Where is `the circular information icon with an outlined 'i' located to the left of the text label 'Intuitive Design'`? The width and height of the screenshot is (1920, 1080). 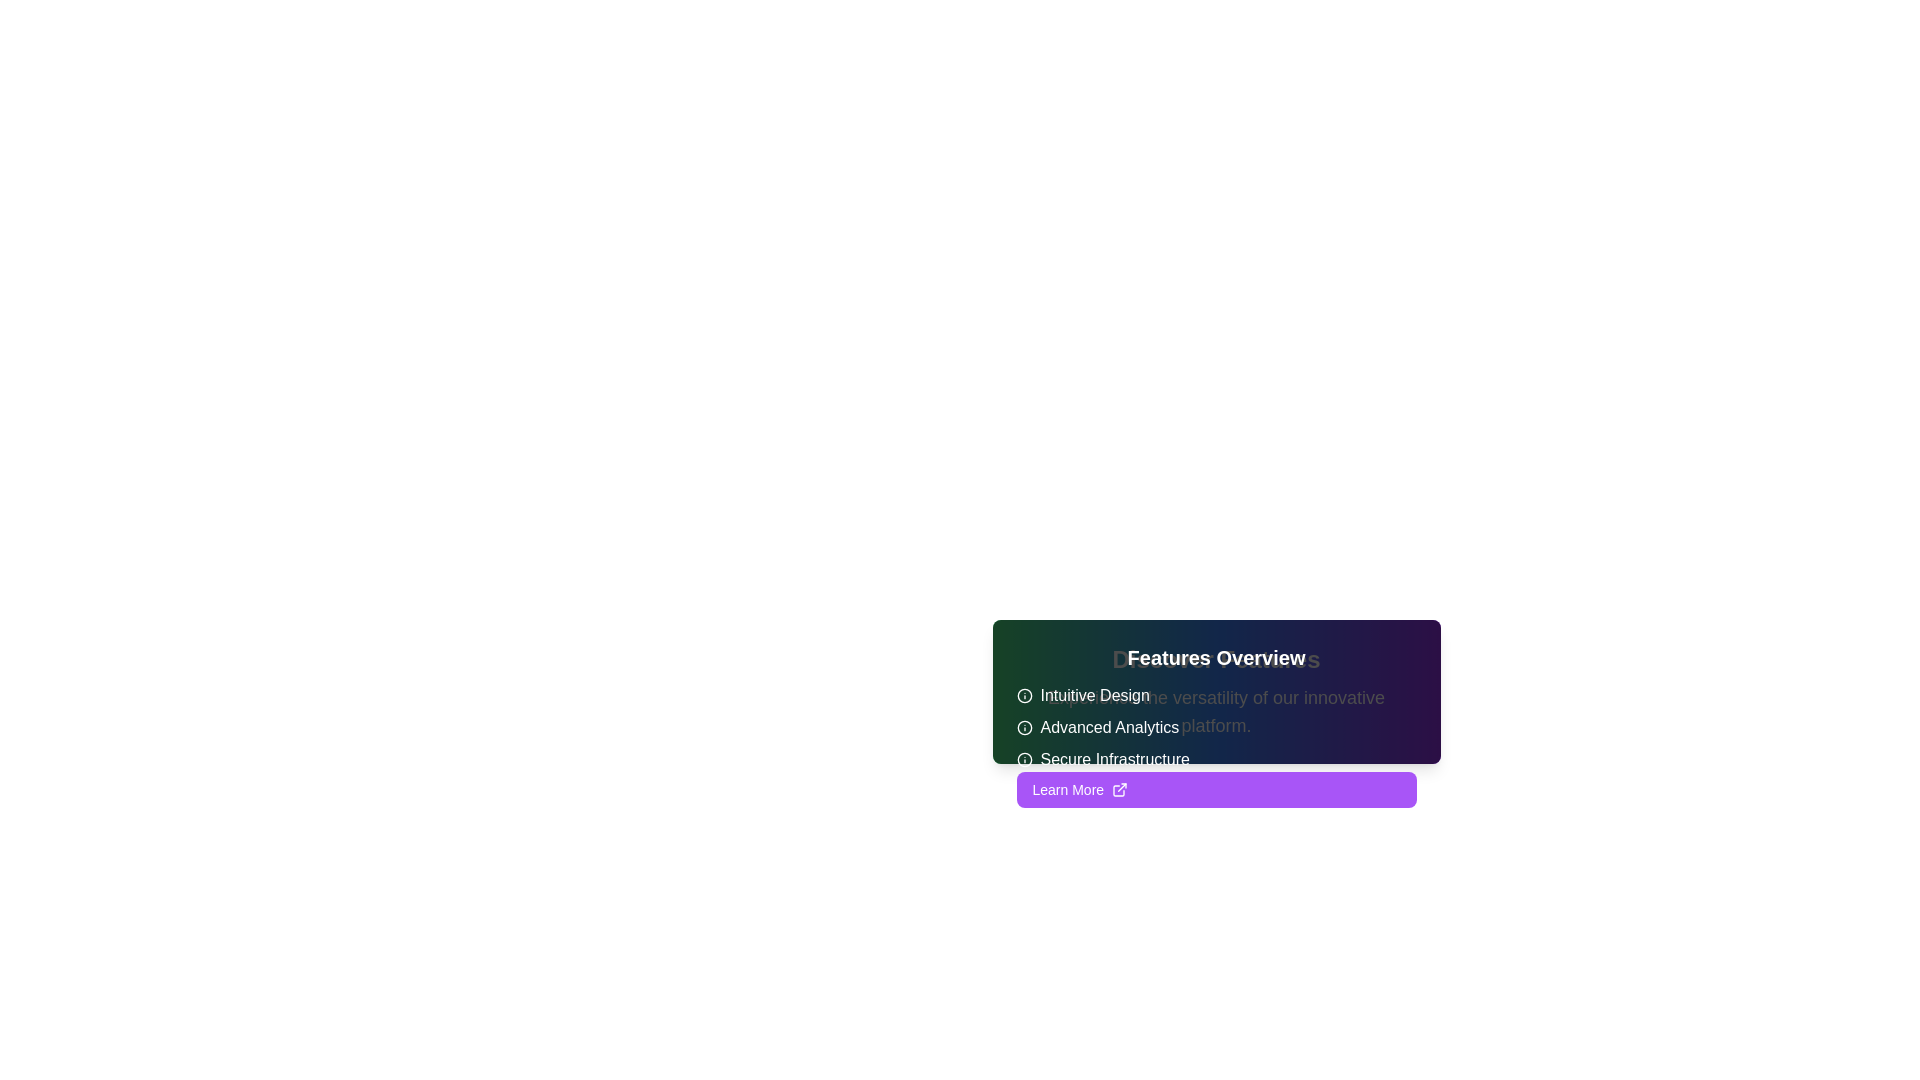
the circular information icon with an outlined 'i' located to the left of the text label 'Intuitive Design' is located at coordinates (1024, 694).